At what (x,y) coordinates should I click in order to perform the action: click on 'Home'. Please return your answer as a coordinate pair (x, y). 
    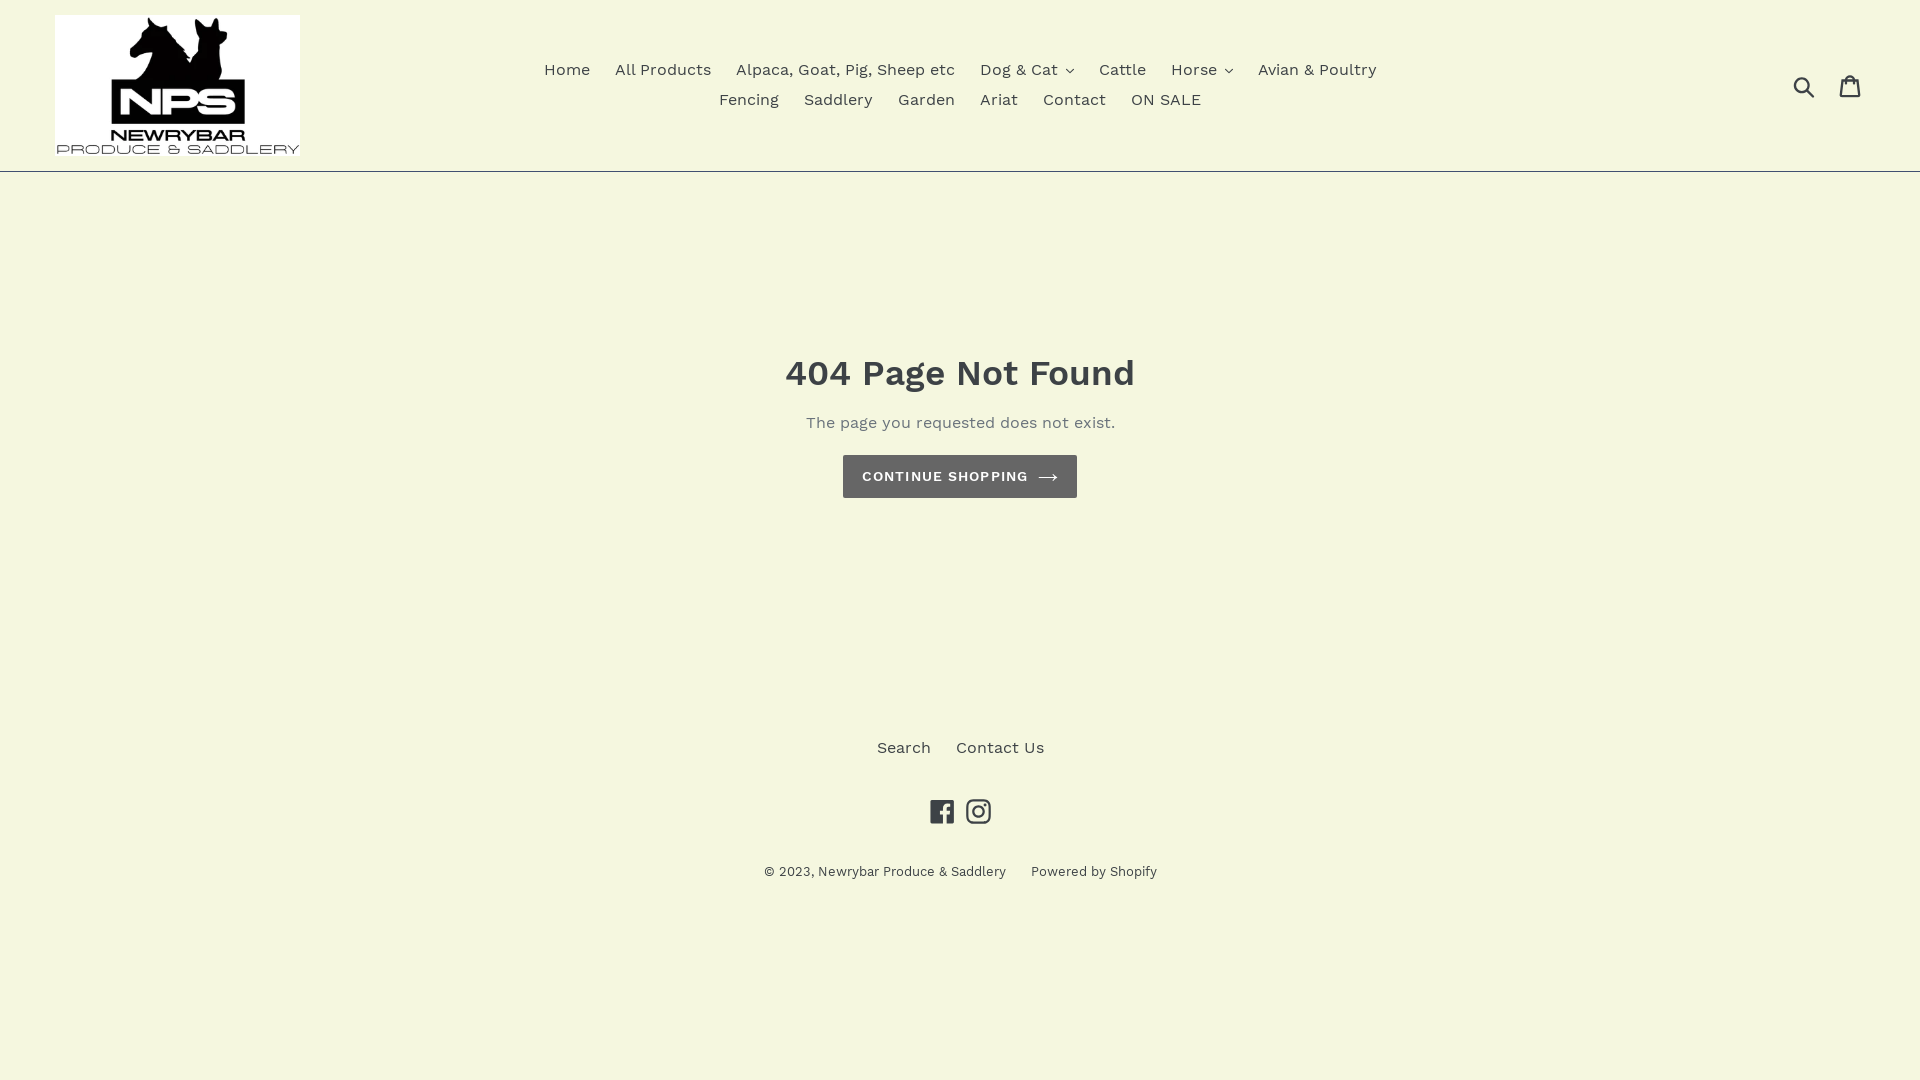
    Looking at the image, I should click on (565, 68).